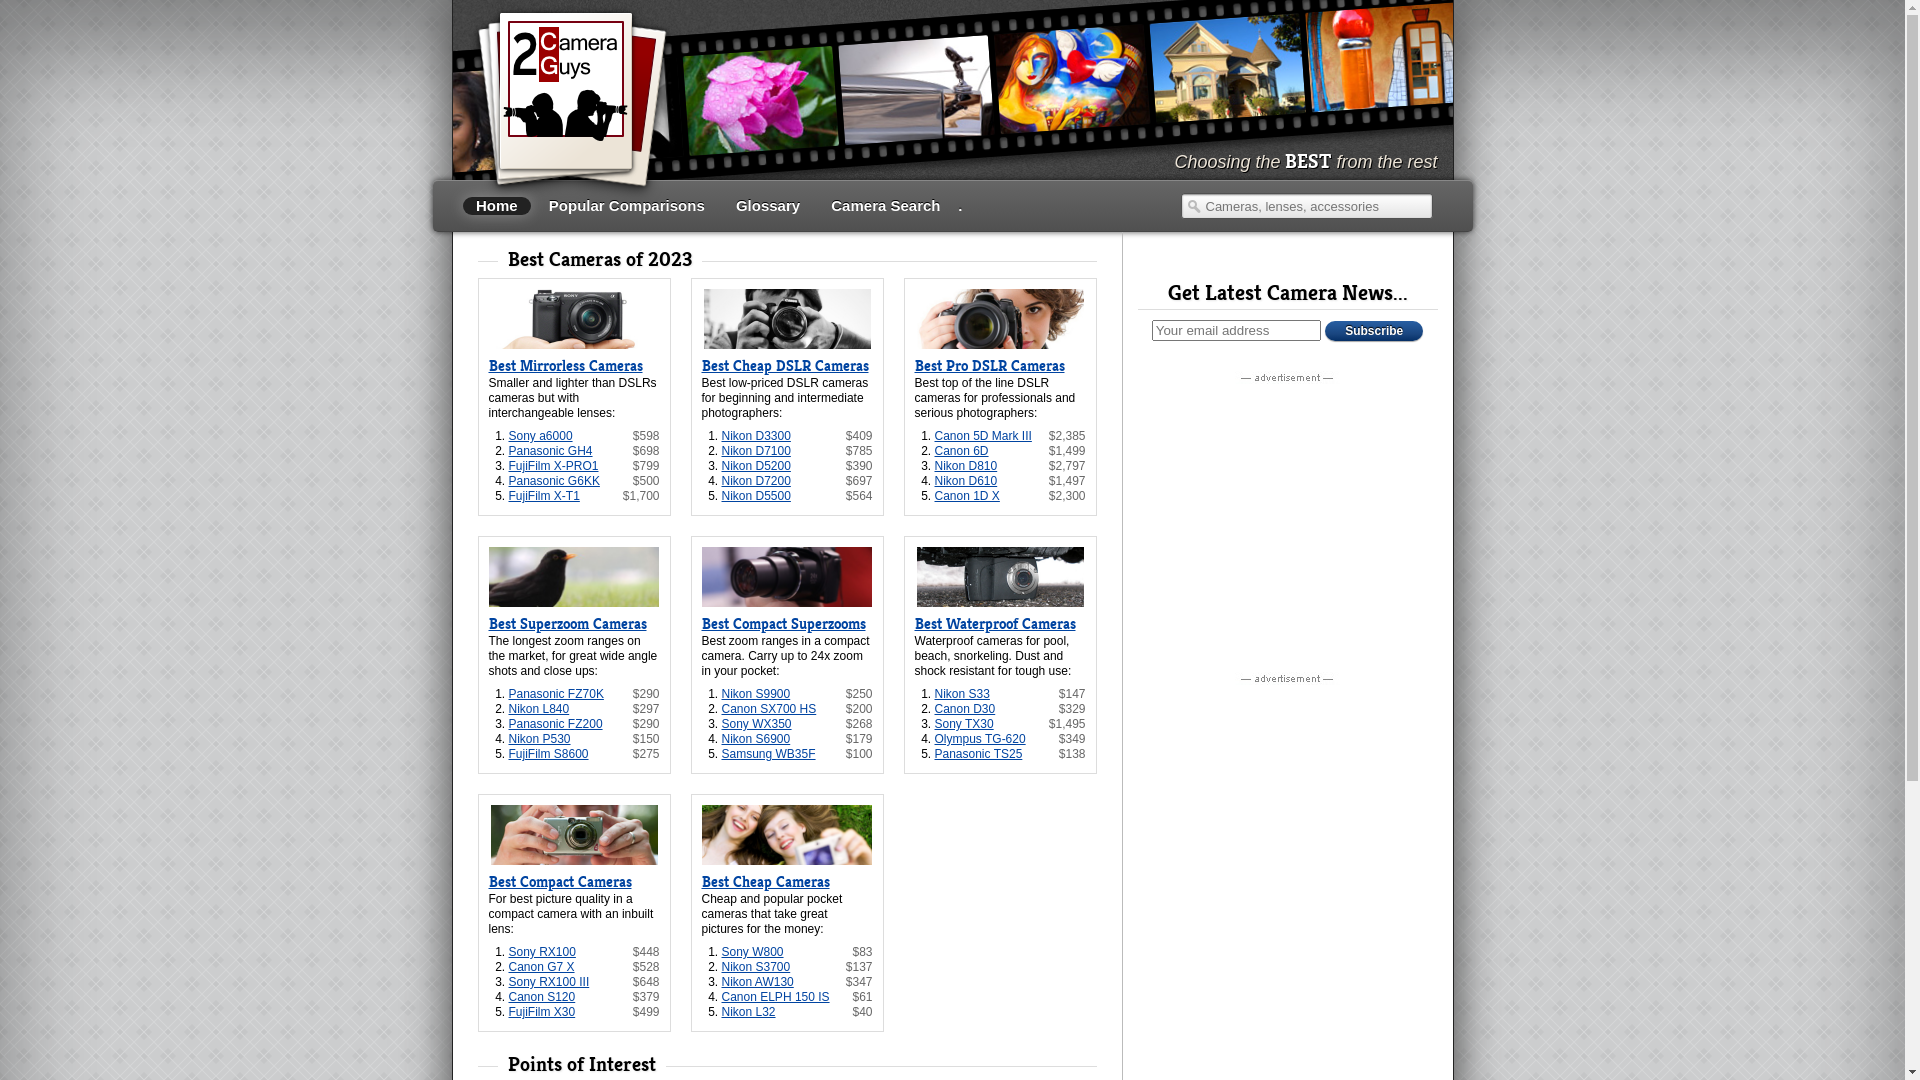 The width and height of the screenshot is (1920, 1080). What do you see at coordinates (496, 205) in the screenshot?
I see `'Home'` at bounding box center [496, 205].